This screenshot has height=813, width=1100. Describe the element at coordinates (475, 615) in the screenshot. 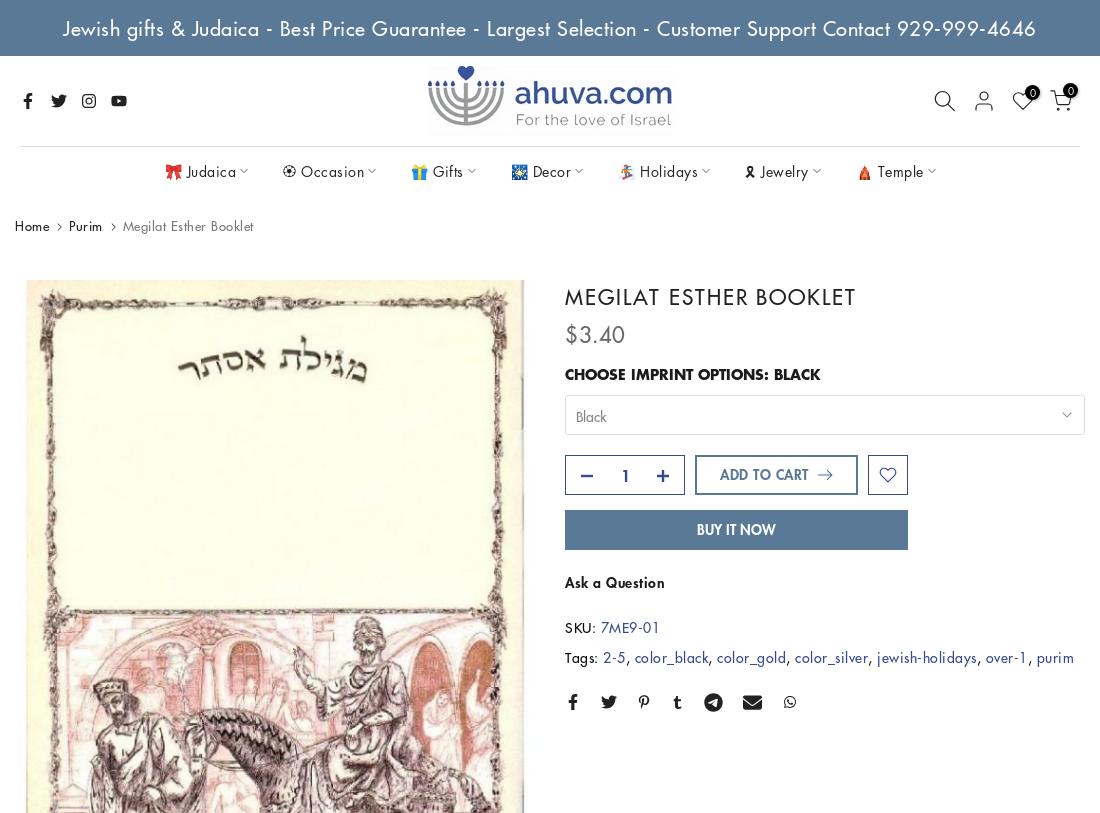

I see `'Shofars'` at that location.